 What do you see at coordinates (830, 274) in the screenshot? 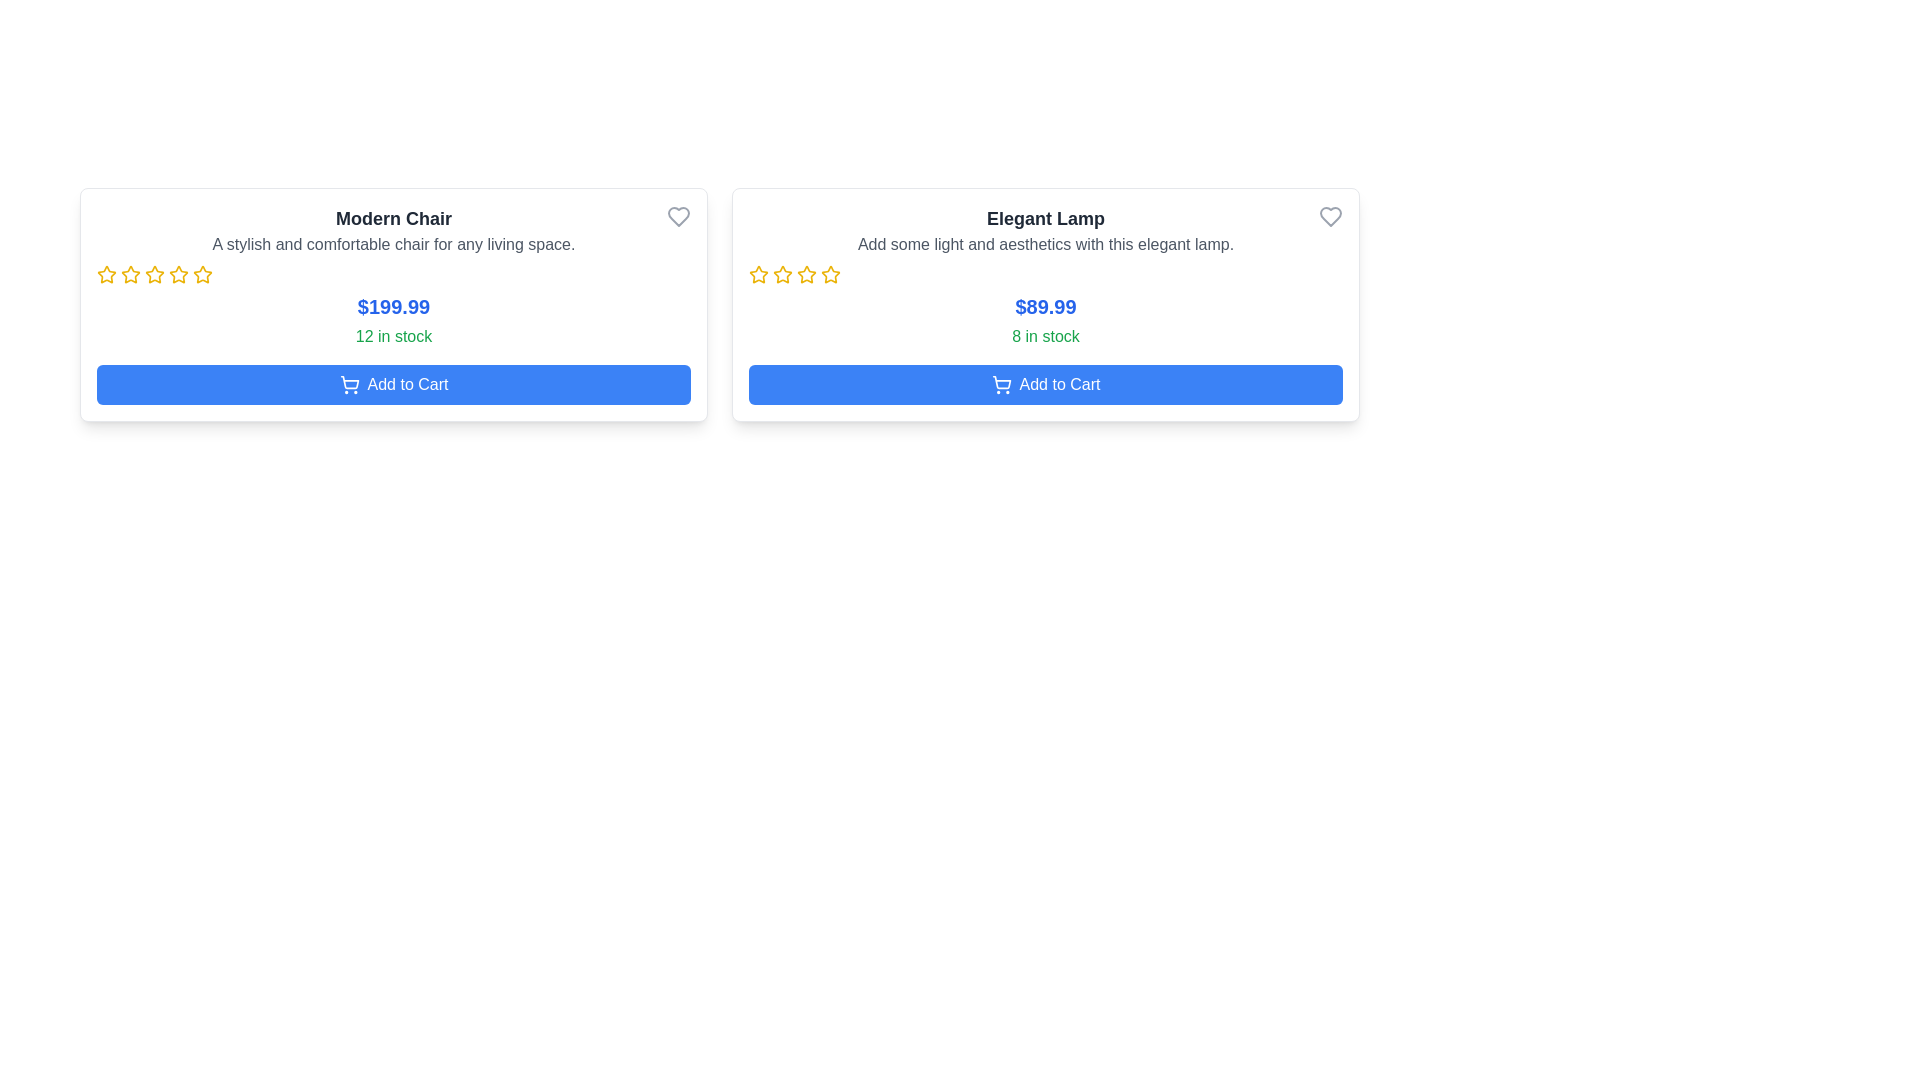
I see `the fourth star icon with a hollow center and yellow outline in the rating stars section of the 'Elegant Lamp' product card` at bounding box center [830, 274].